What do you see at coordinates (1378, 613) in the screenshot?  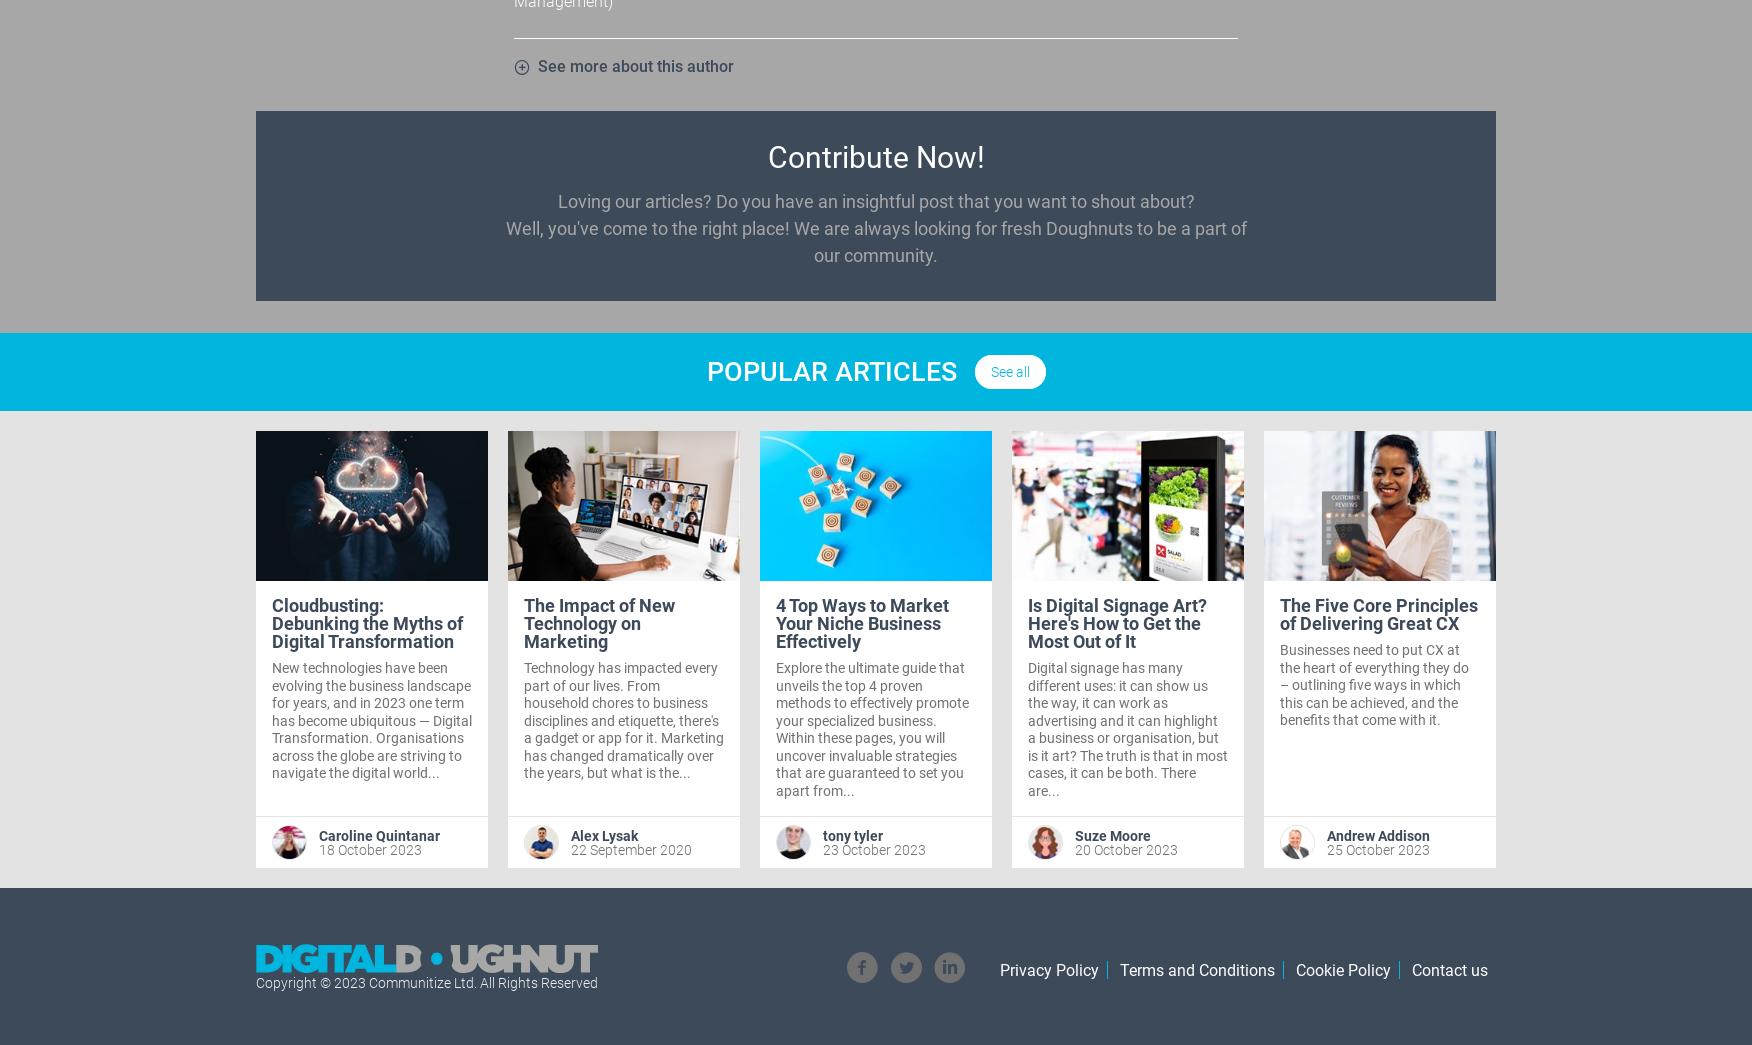 I see `'The Five Core Principles of Delivering Great CX'` at bounding box center [1378, 613].